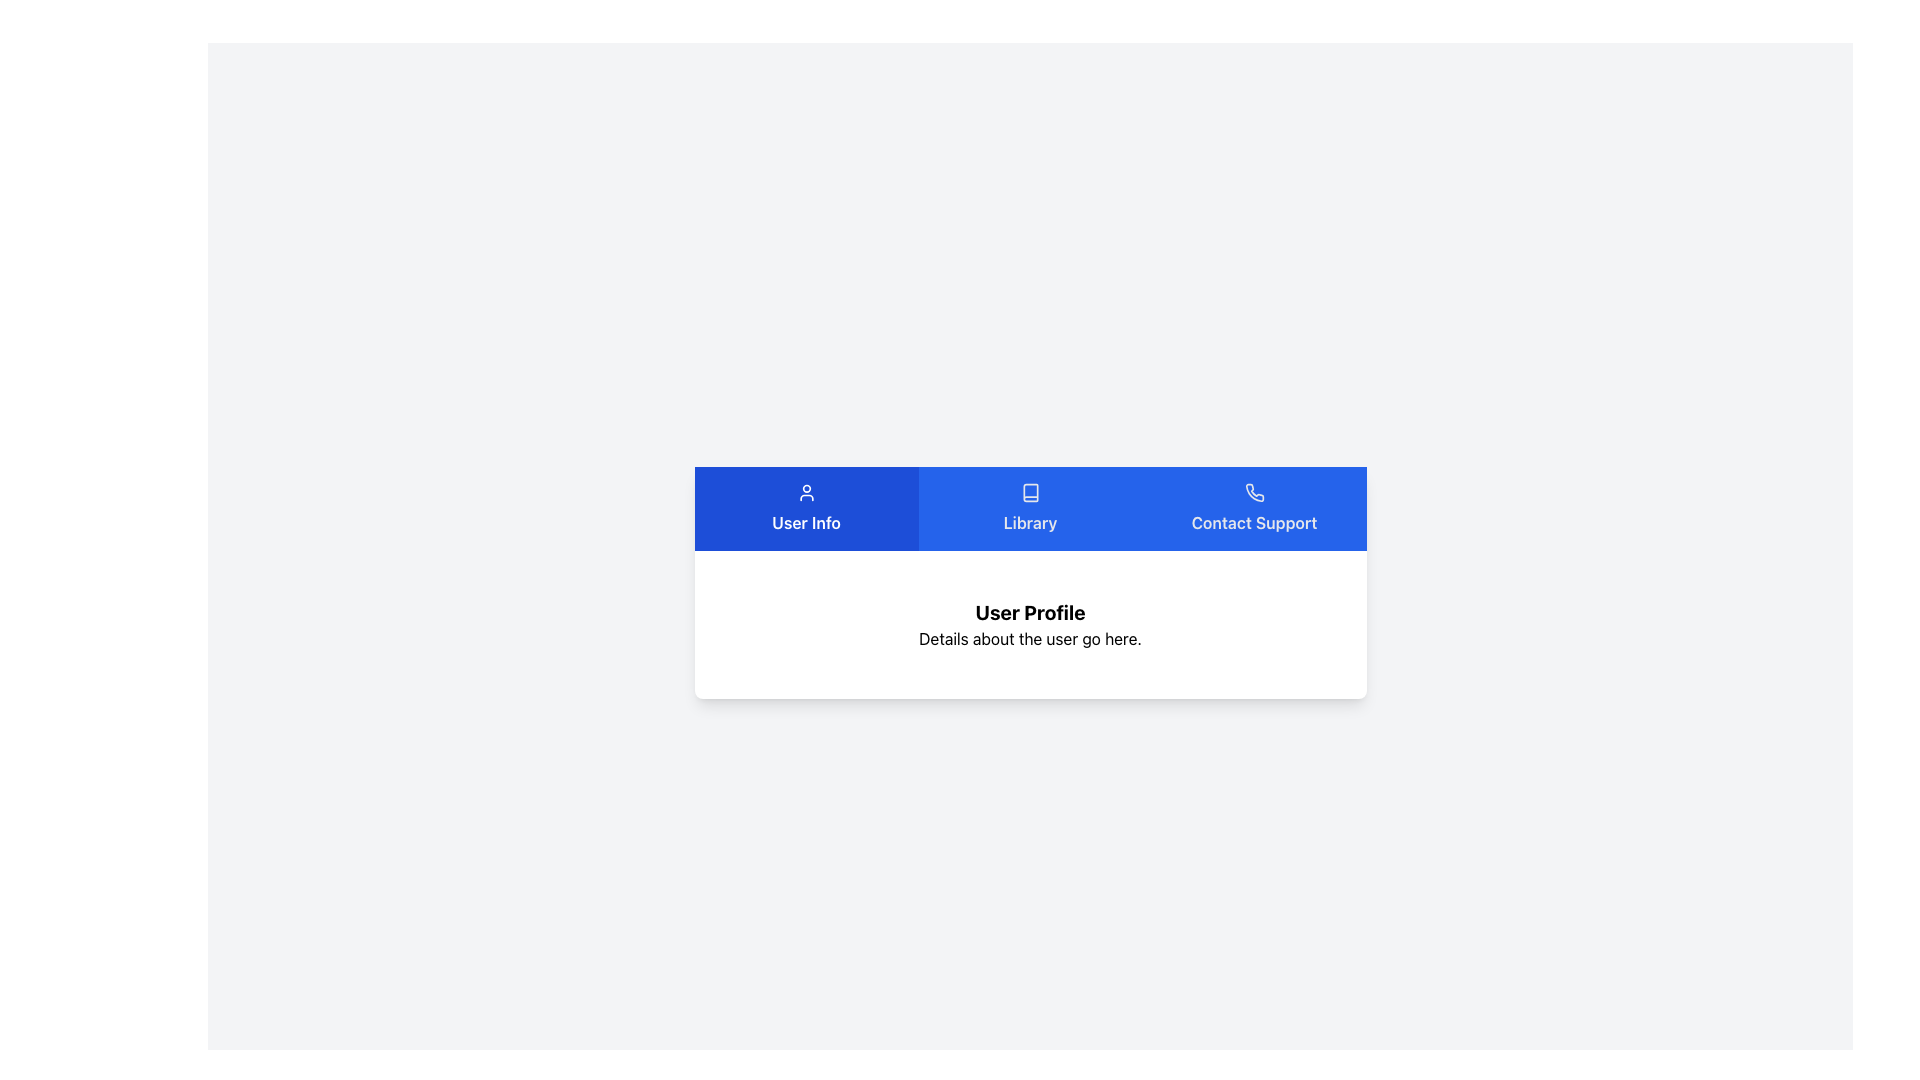 The width and height of the screenshot is (1920, 1080). I want to click on the 'User Info' button, which is the leftmost item in the navigation bar, to visually highlight it, so click(806, 508).